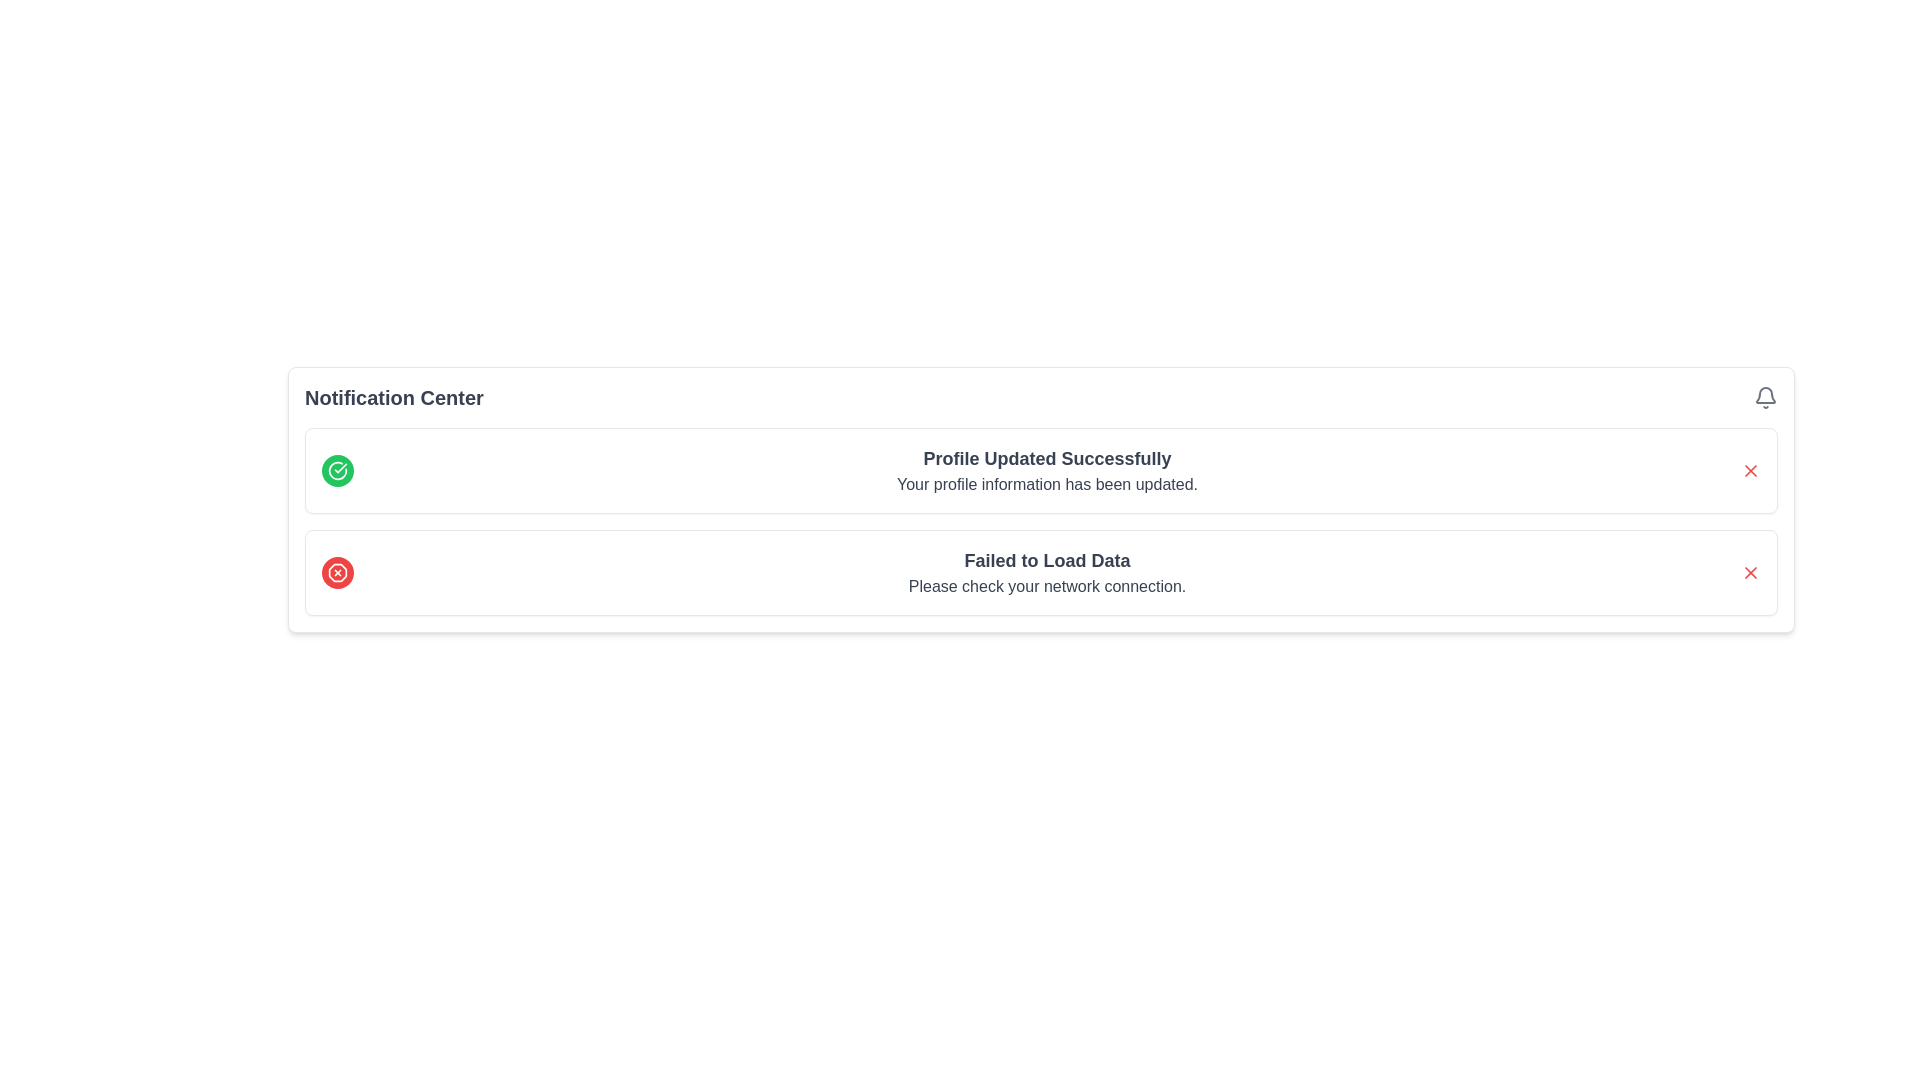 The height and width of the screenshot is (1080, 1920). Describe the element at coordinates (337, 573) in the screenshot. I see `the error icon located in the second row of the notification list in the Notification Center, which precedes the text 'Failed to Load Data'` at that location.